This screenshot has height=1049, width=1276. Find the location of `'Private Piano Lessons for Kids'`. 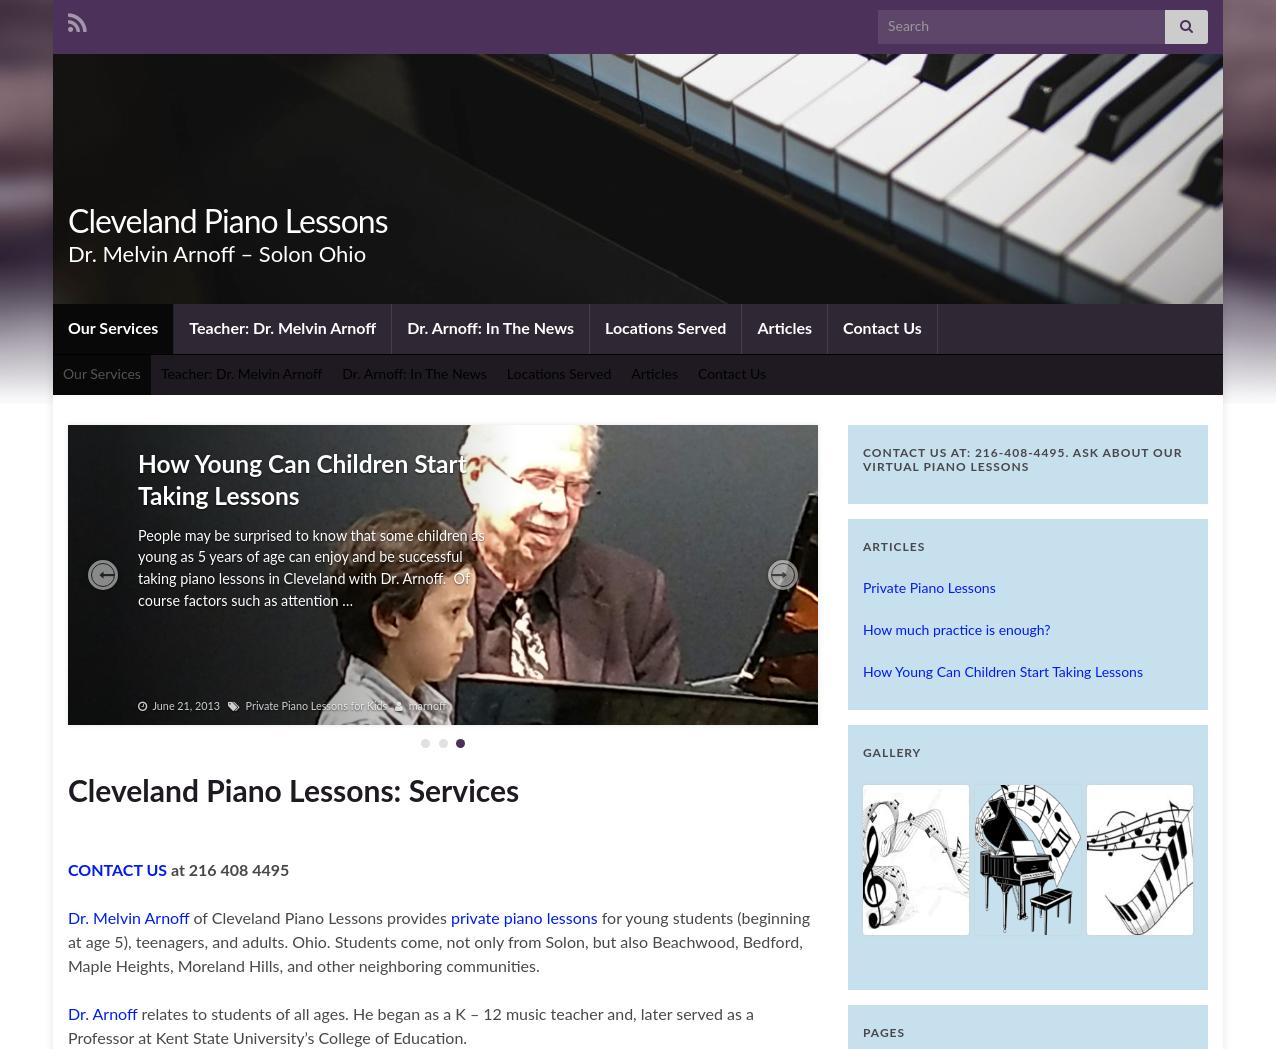

'Private Piano Lessons for Kids' is located at coordinates (314, 705).